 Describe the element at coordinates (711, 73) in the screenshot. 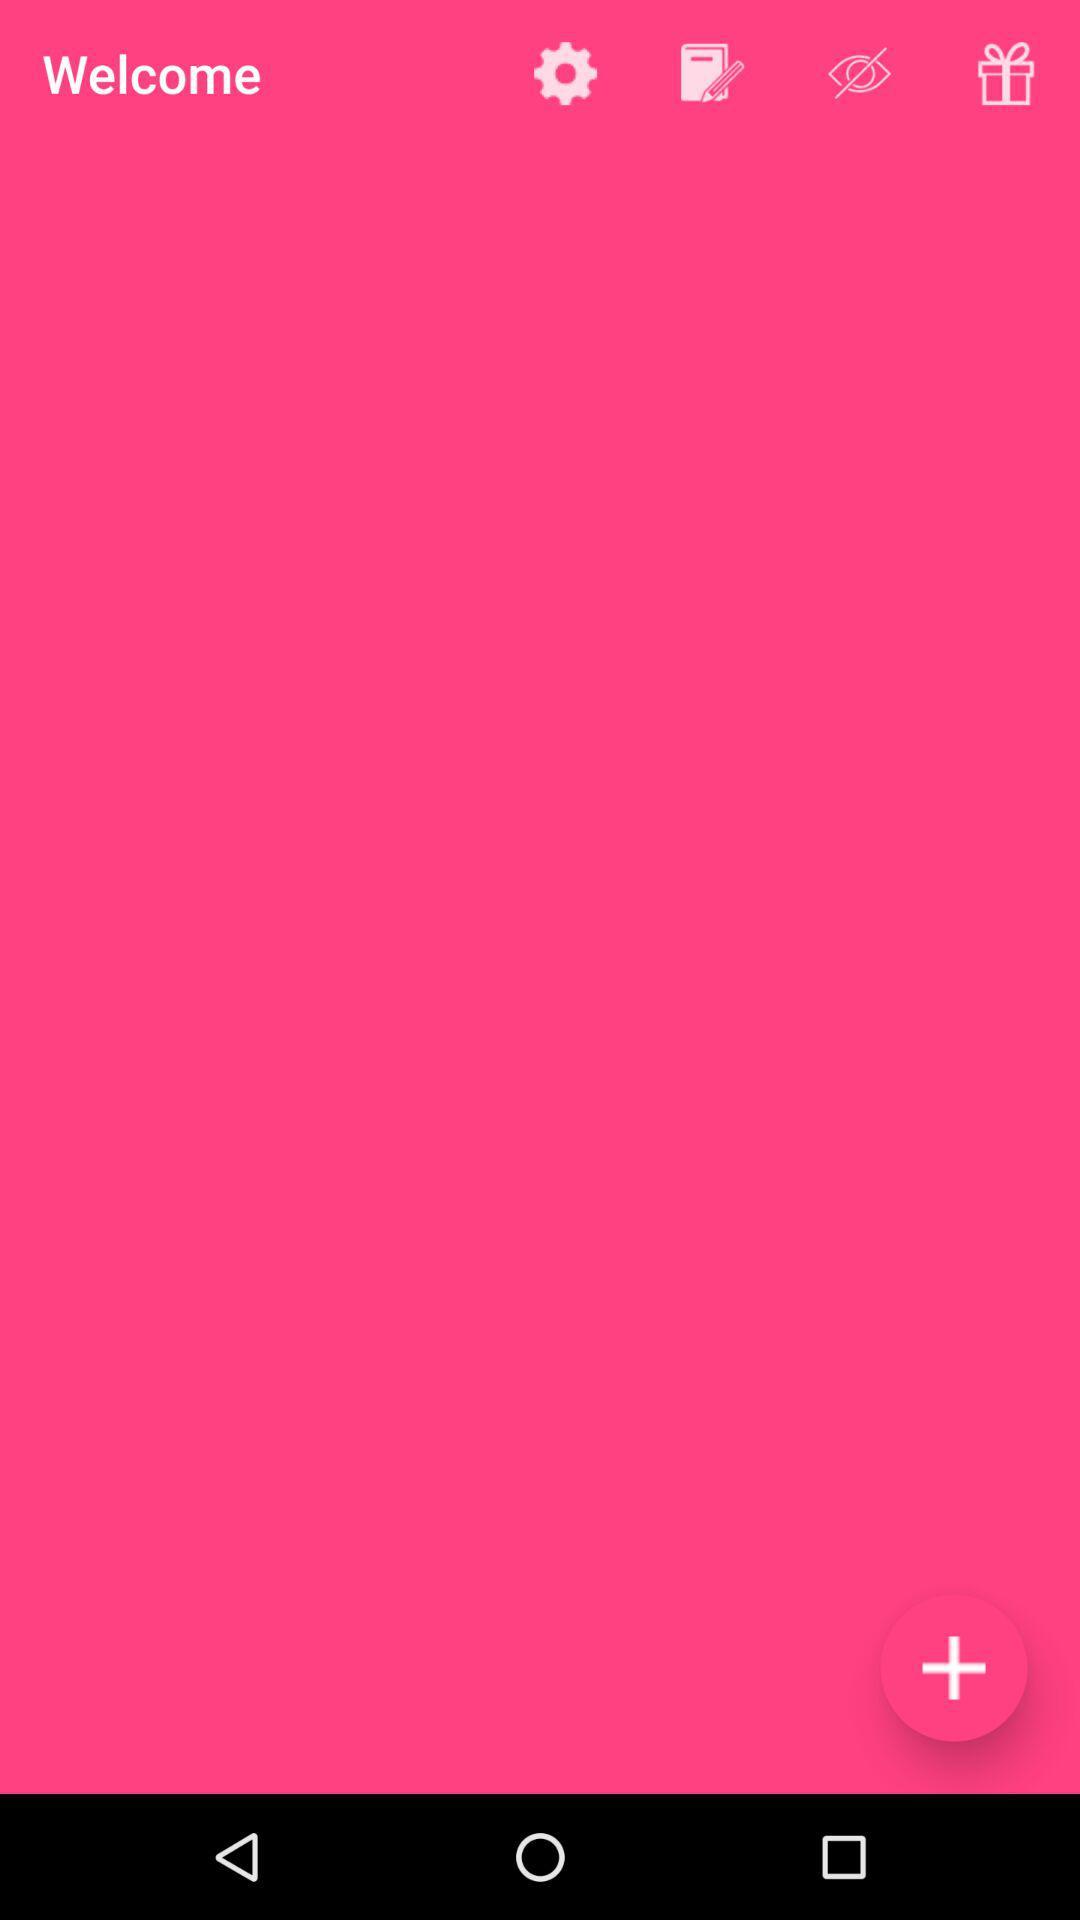

I see `notes` at that location.